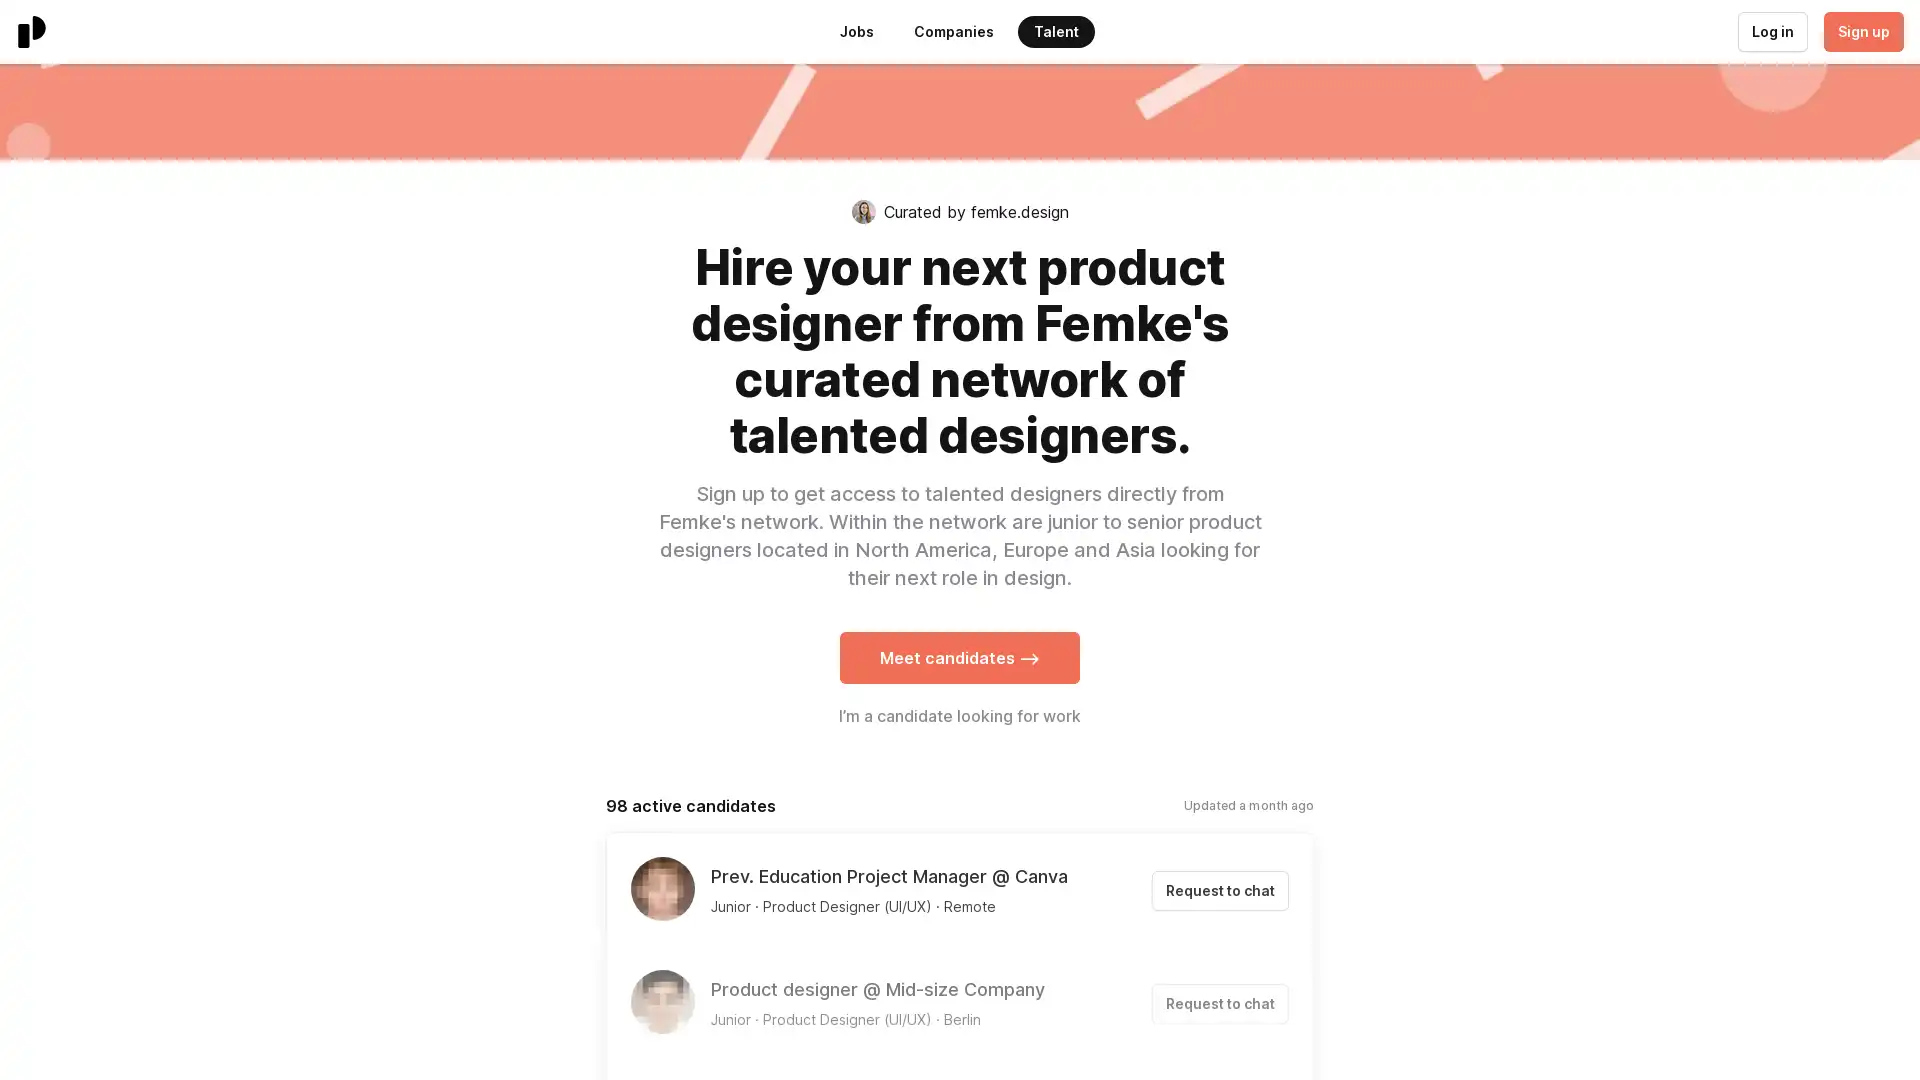  What do you see at coordinates (1219, 1003) in the screenshot?
I see `Request to chat` at bounding box center [1219, 1003].